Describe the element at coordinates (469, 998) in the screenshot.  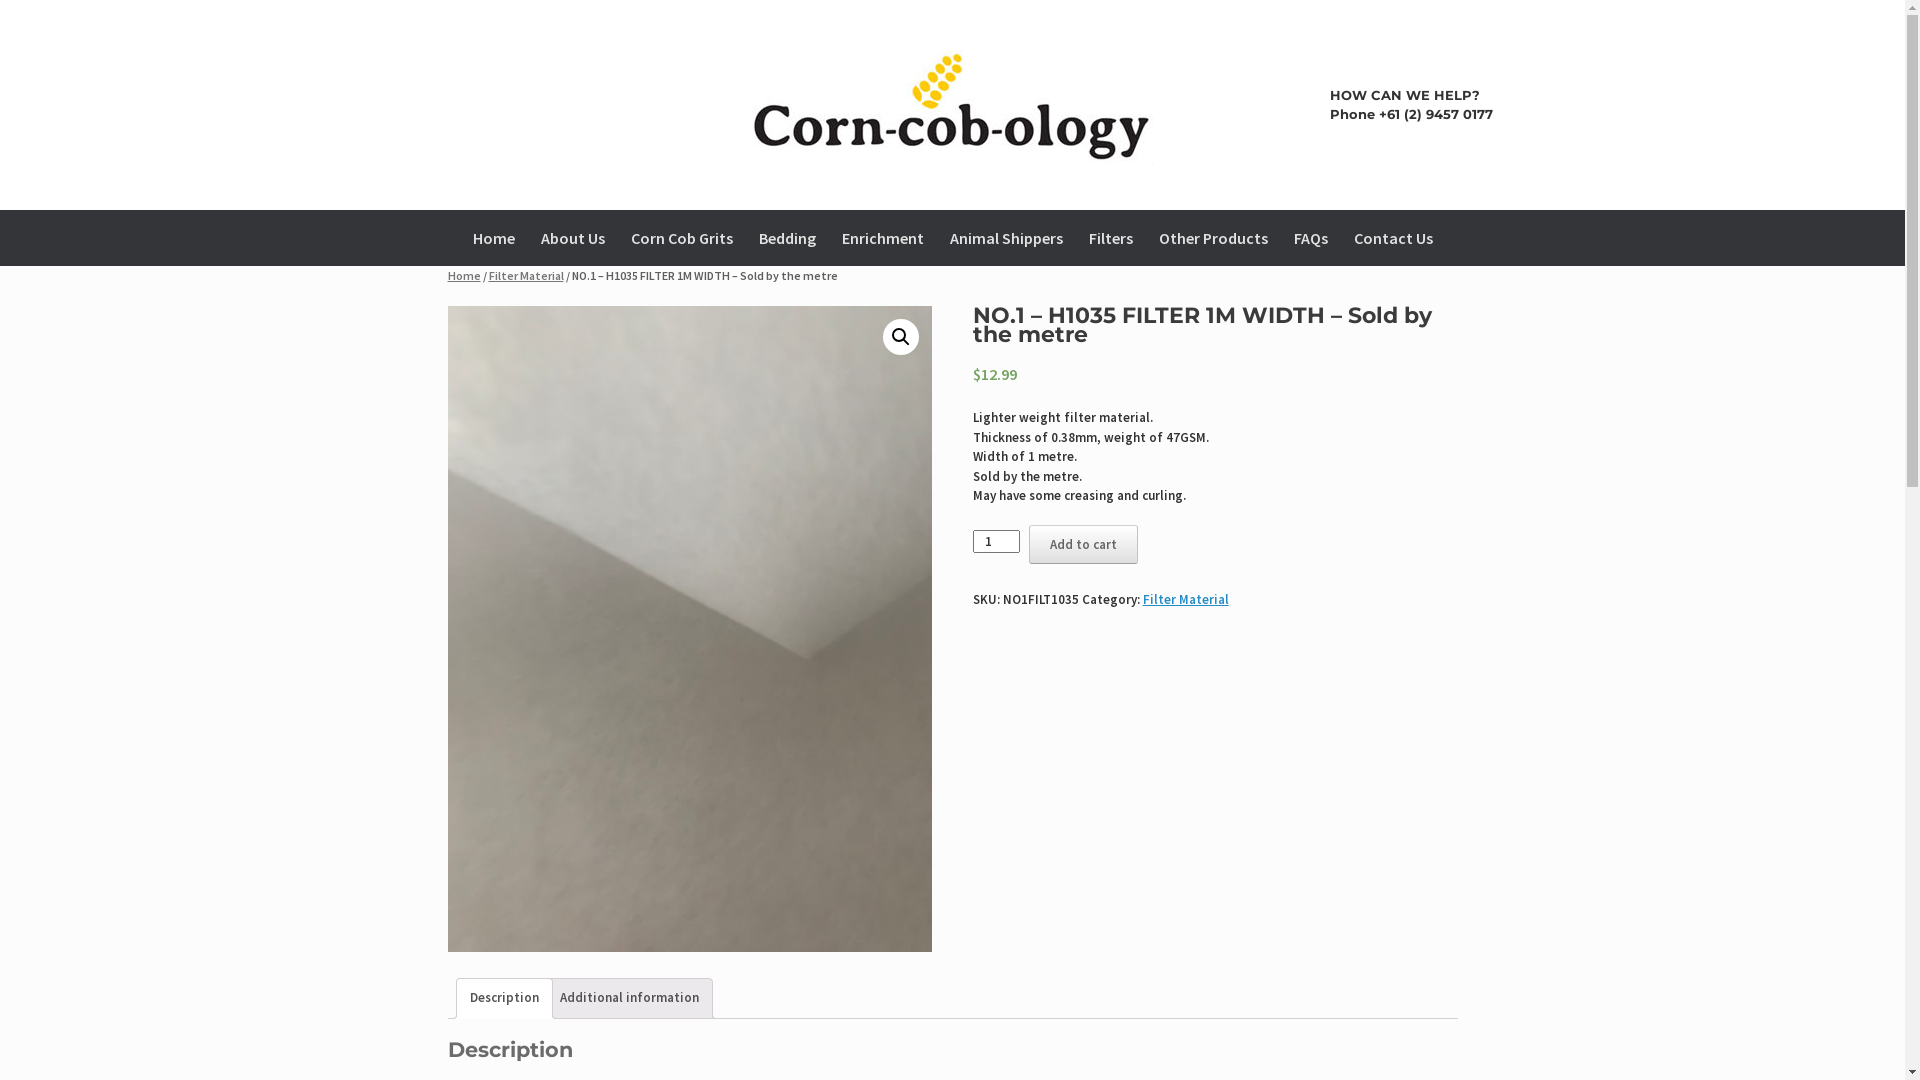
I see `'Description'` at that location.